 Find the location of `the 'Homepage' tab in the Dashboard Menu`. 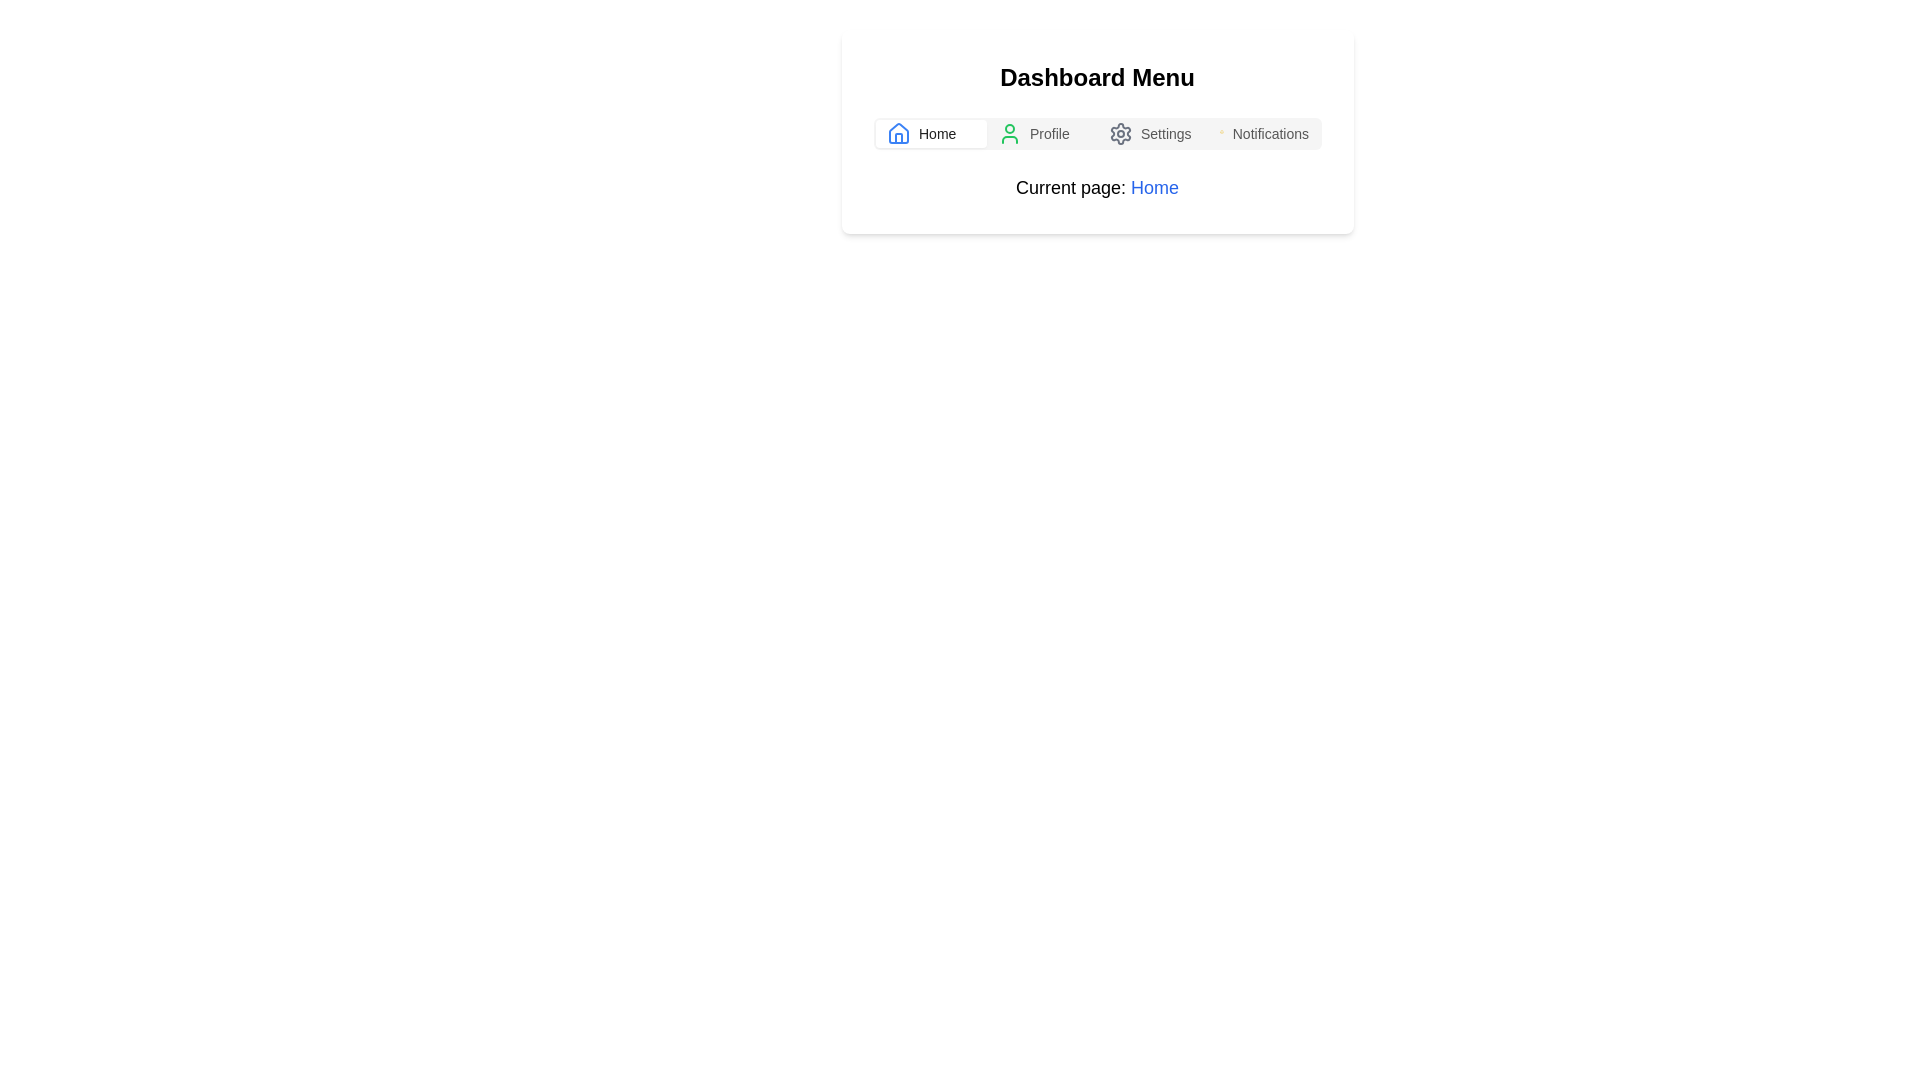

the 'Homepage' tab in the Dashboard Menu is located at coordinates (930, 134).